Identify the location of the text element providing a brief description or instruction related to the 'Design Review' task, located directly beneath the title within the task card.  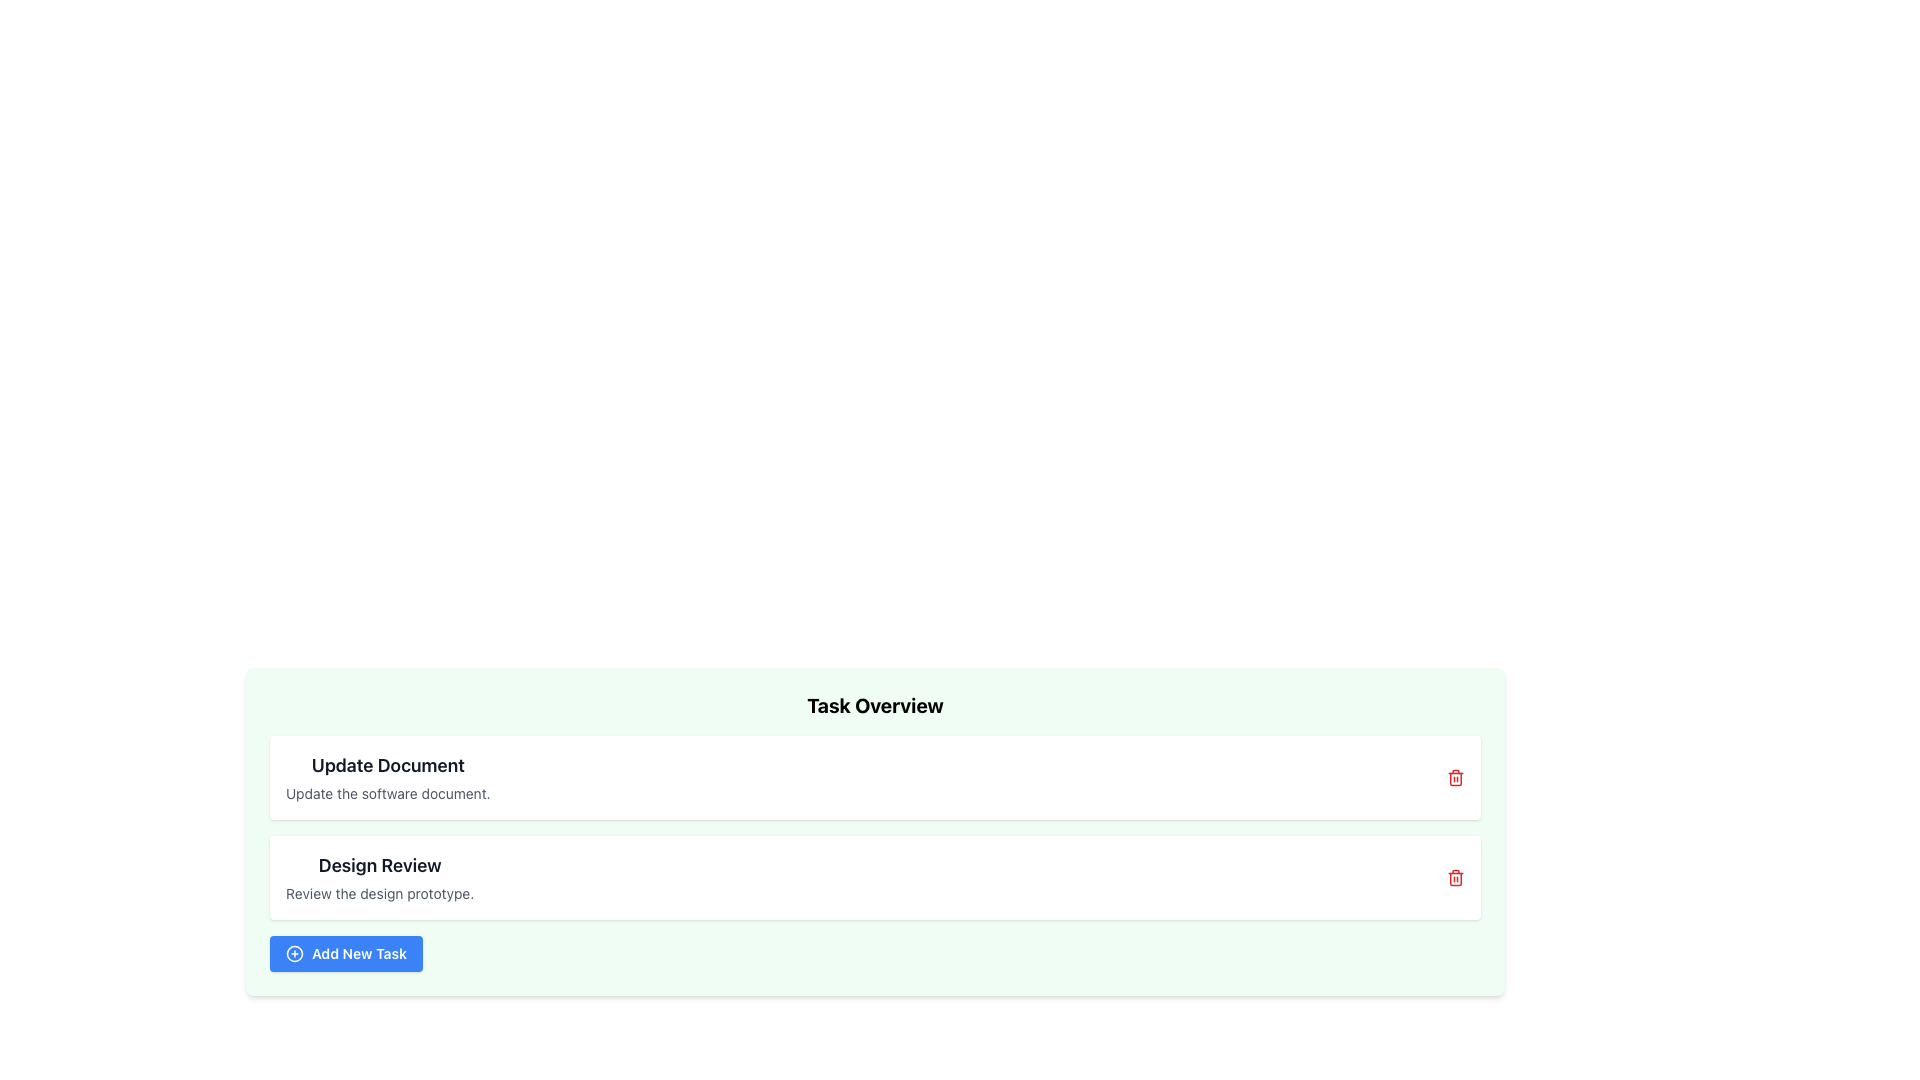
(380, 893).